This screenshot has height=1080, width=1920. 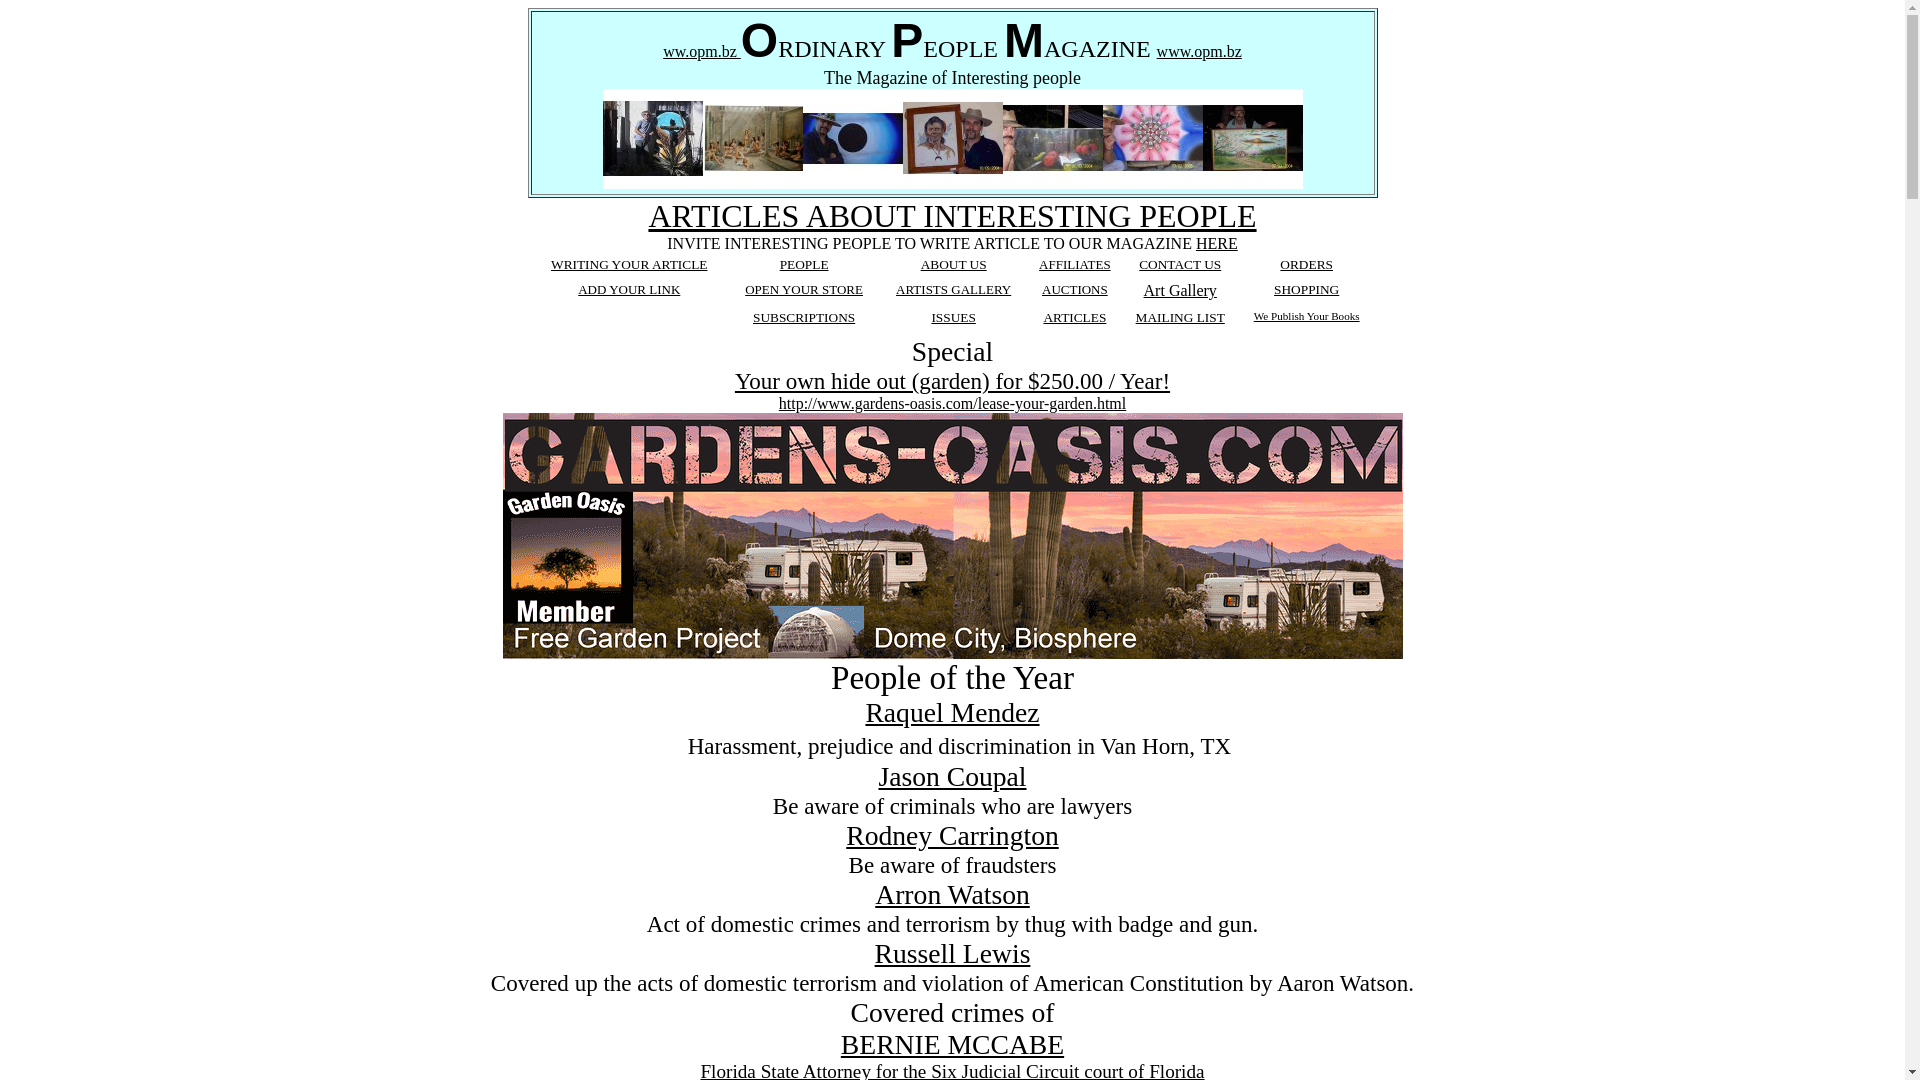 What do you see at coordinates (1180, 263) in the screenshot?
I see `'CONTACT US'` at bounding box center [1180, 263].